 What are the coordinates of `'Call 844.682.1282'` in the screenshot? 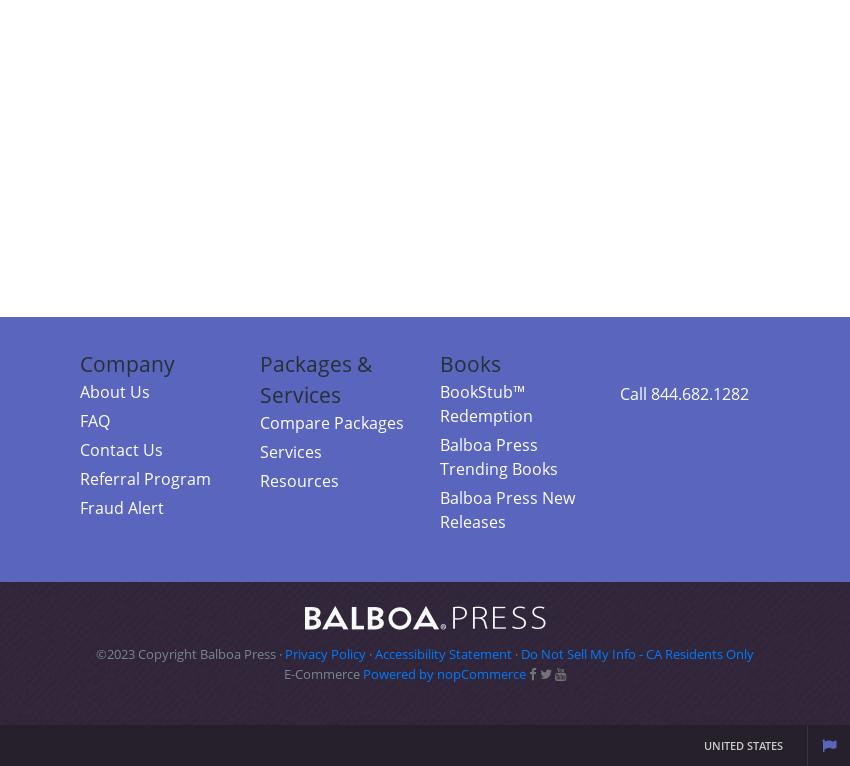 It's located at (618, 393).